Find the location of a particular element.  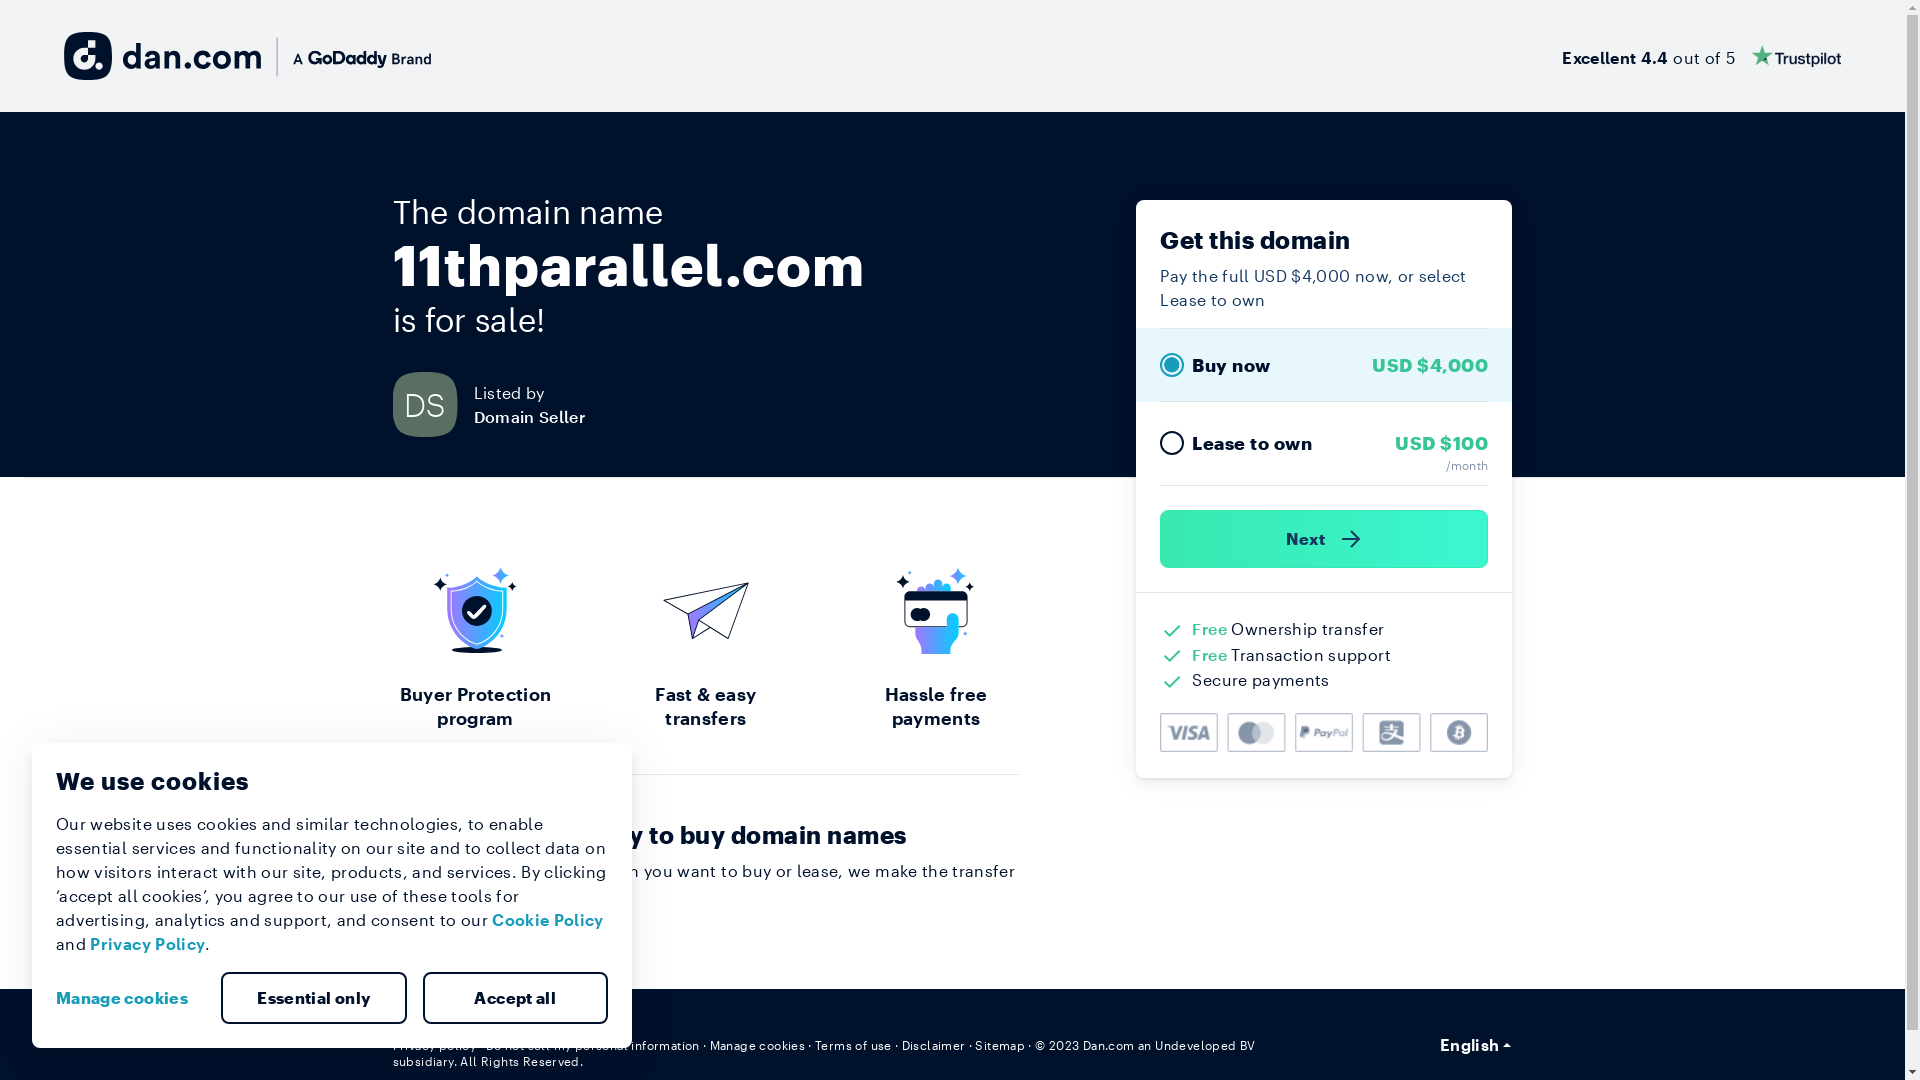

'Cookie Policy' is located at coordinates (547, 919).